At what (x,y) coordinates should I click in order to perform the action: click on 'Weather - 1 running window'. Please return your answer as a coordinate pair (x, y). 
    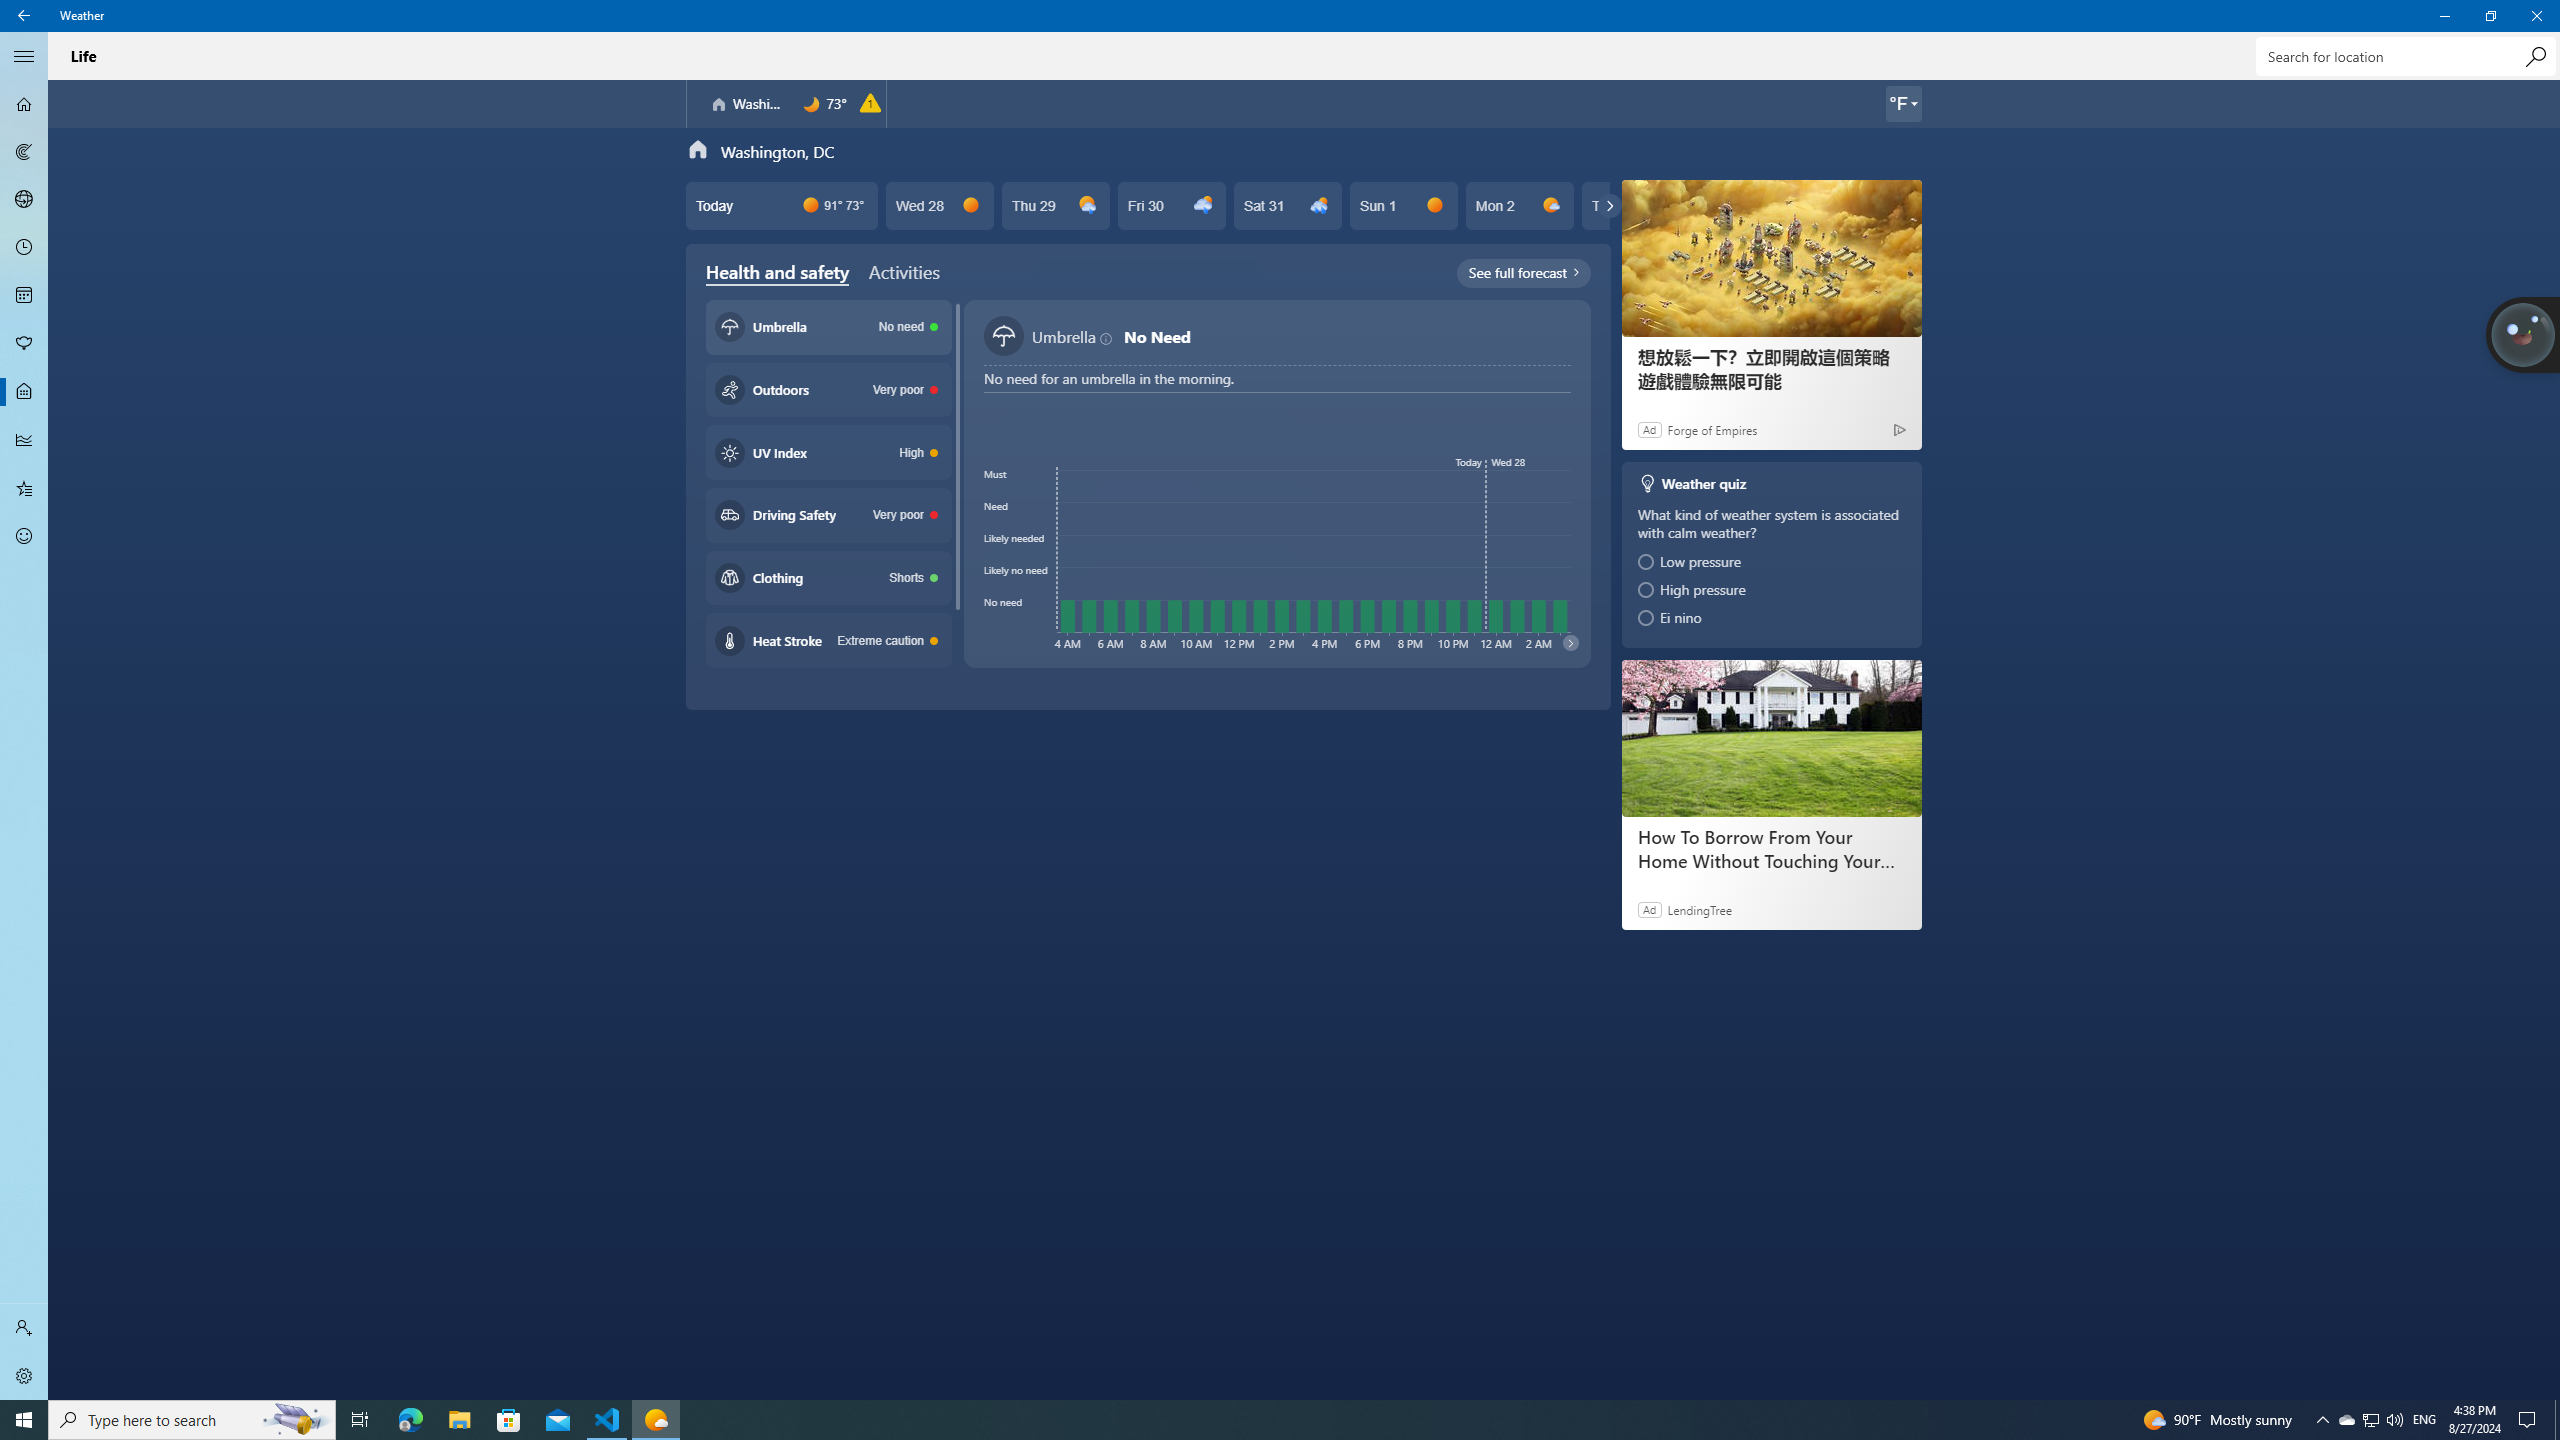
    Looking at the image, I should click on (656, 1418).